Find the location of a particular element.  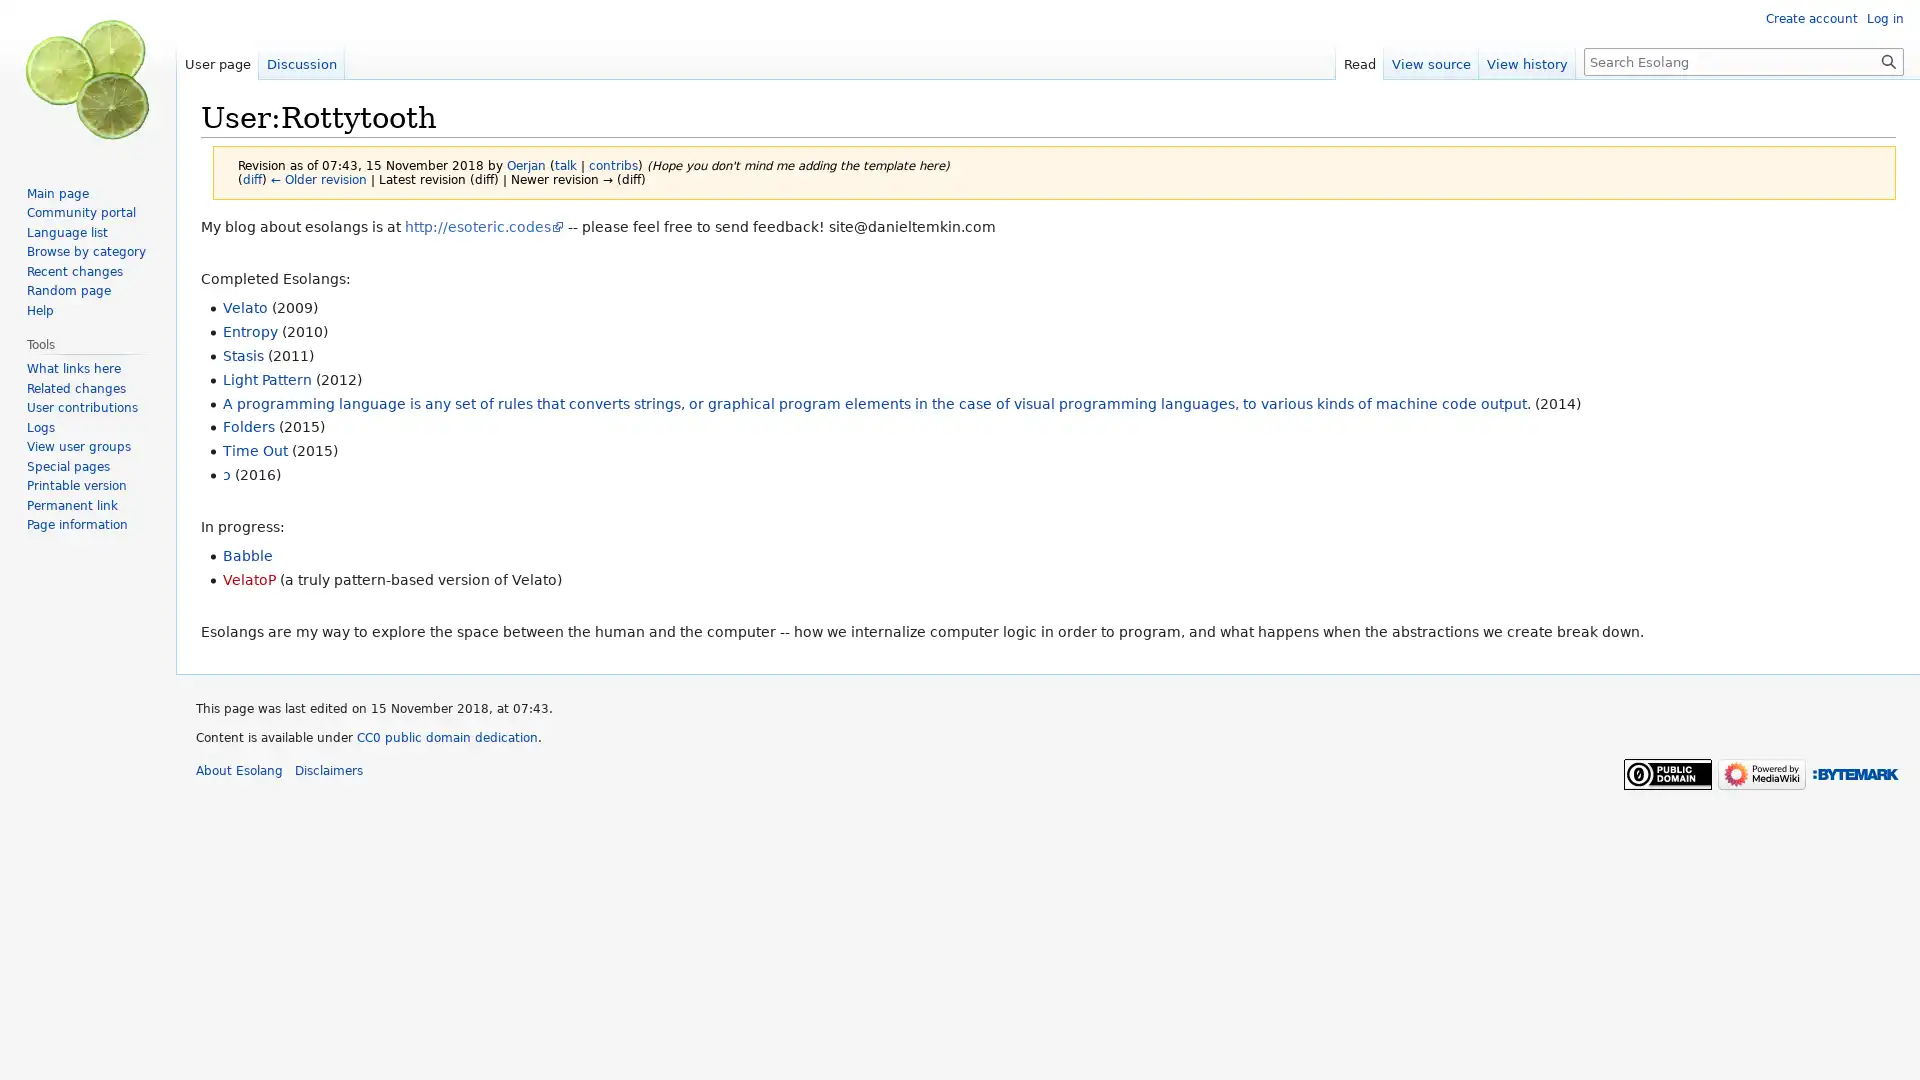

Go is located at coordinates (1888, 60).